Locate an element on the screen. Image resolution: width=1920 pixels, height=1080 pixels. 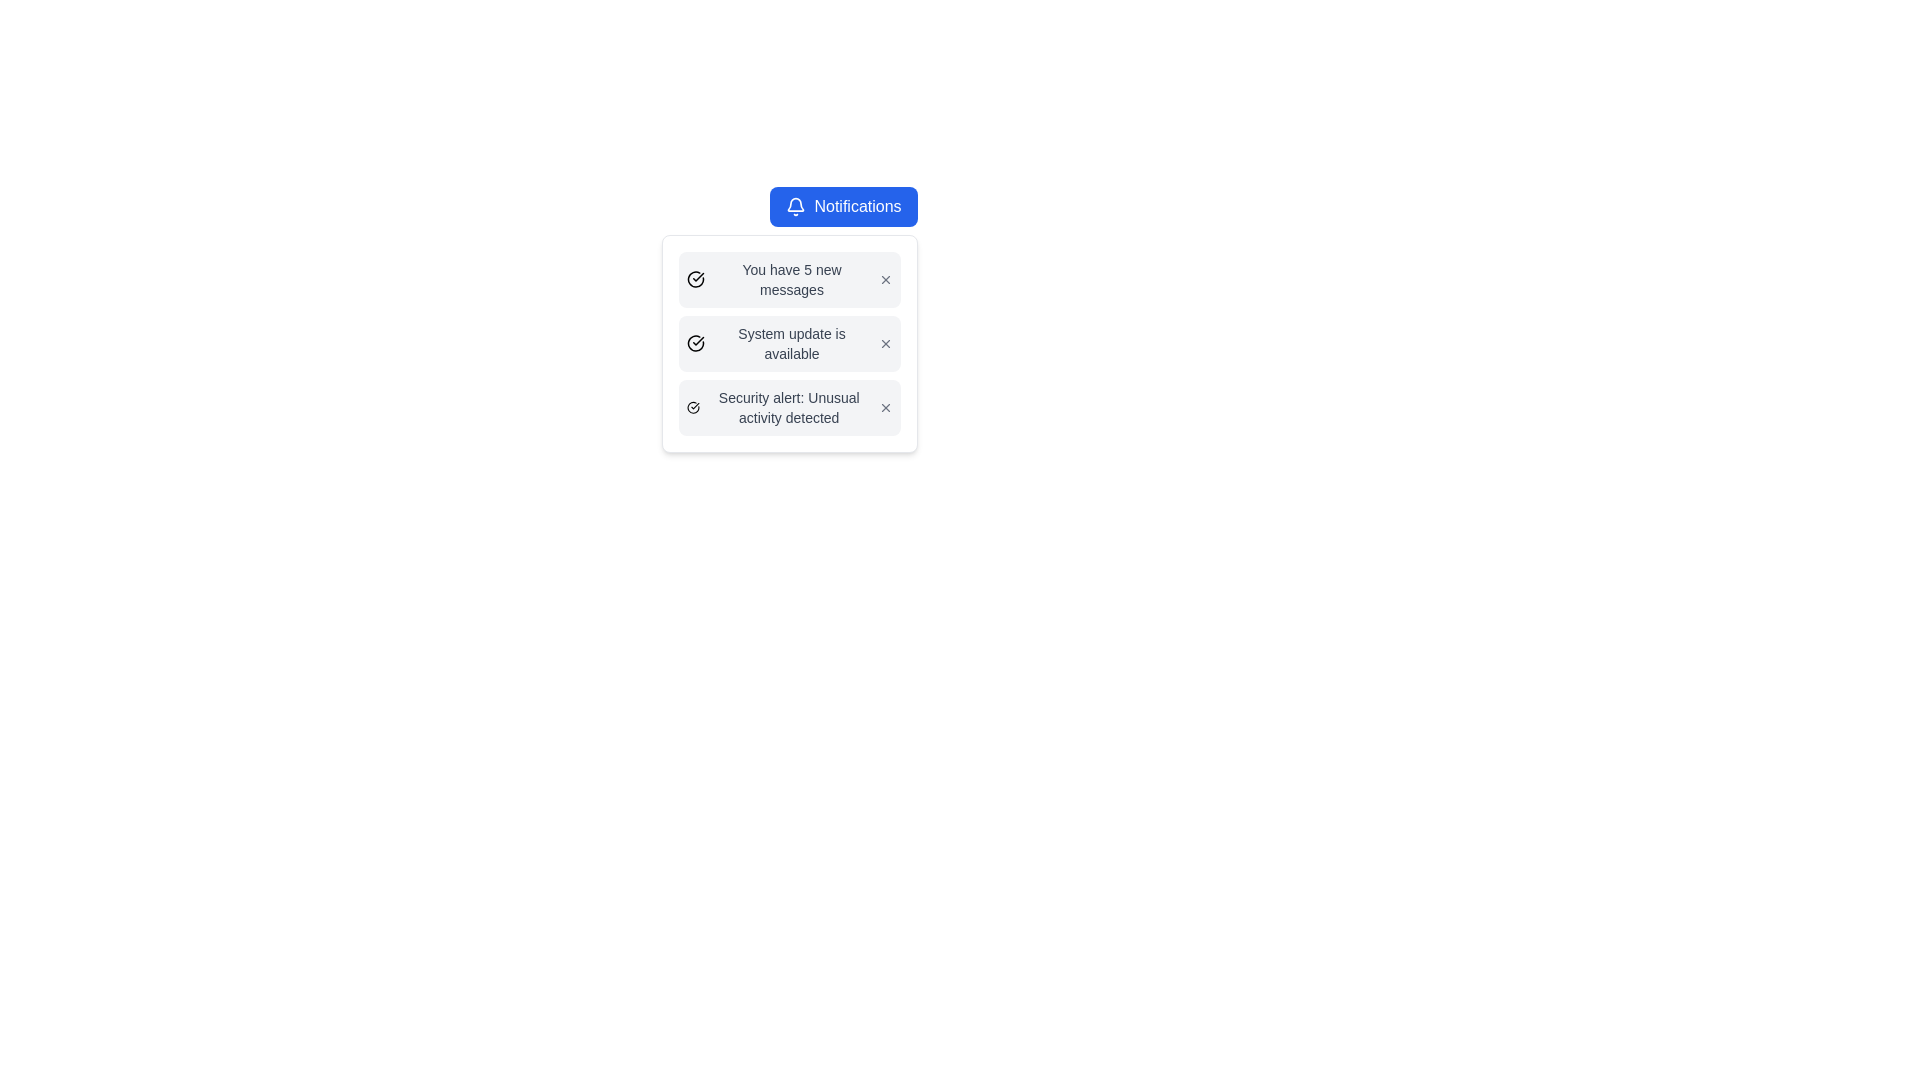
the notification item styled with a grey background and rounded corners, which contains the text 'System update is available' and a dismiss icon on the right is located at coordinates (788, 342).